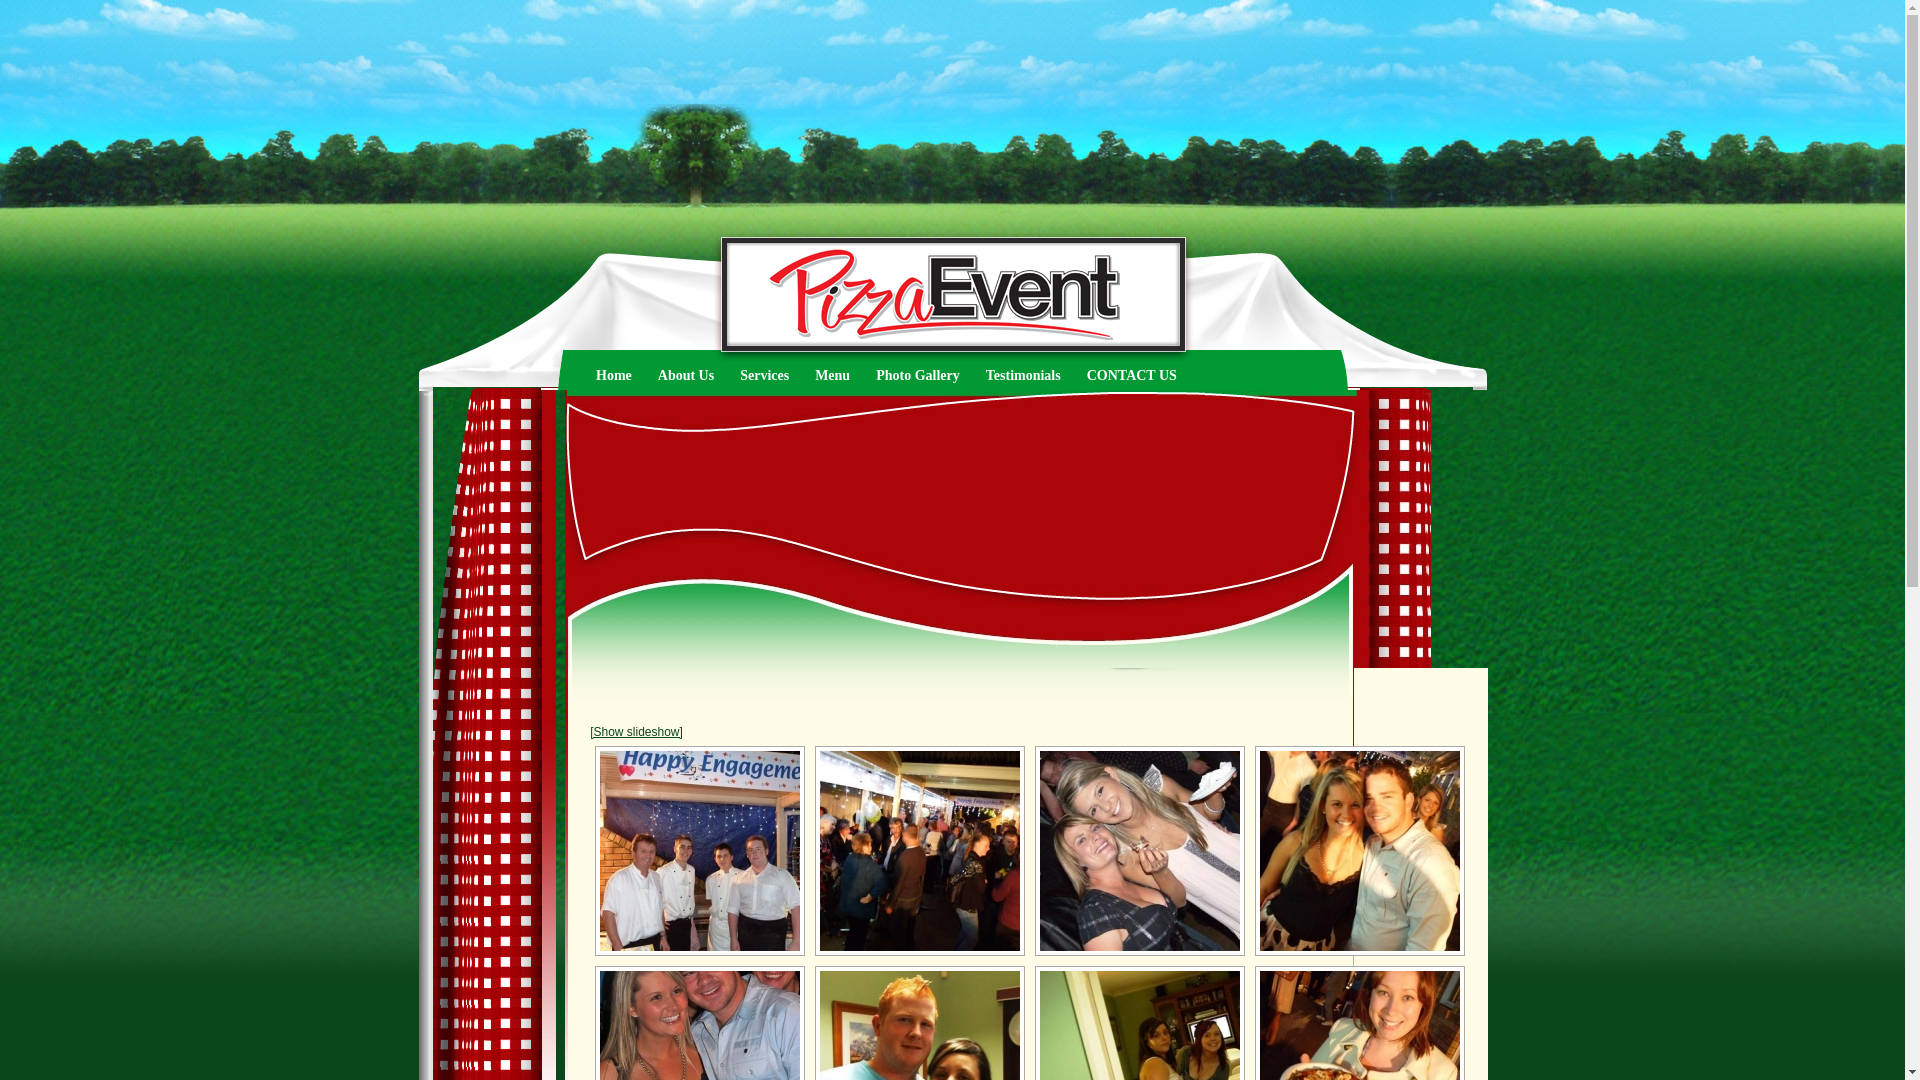  I want to click on 'CONTACT US', so click(1132, 375).